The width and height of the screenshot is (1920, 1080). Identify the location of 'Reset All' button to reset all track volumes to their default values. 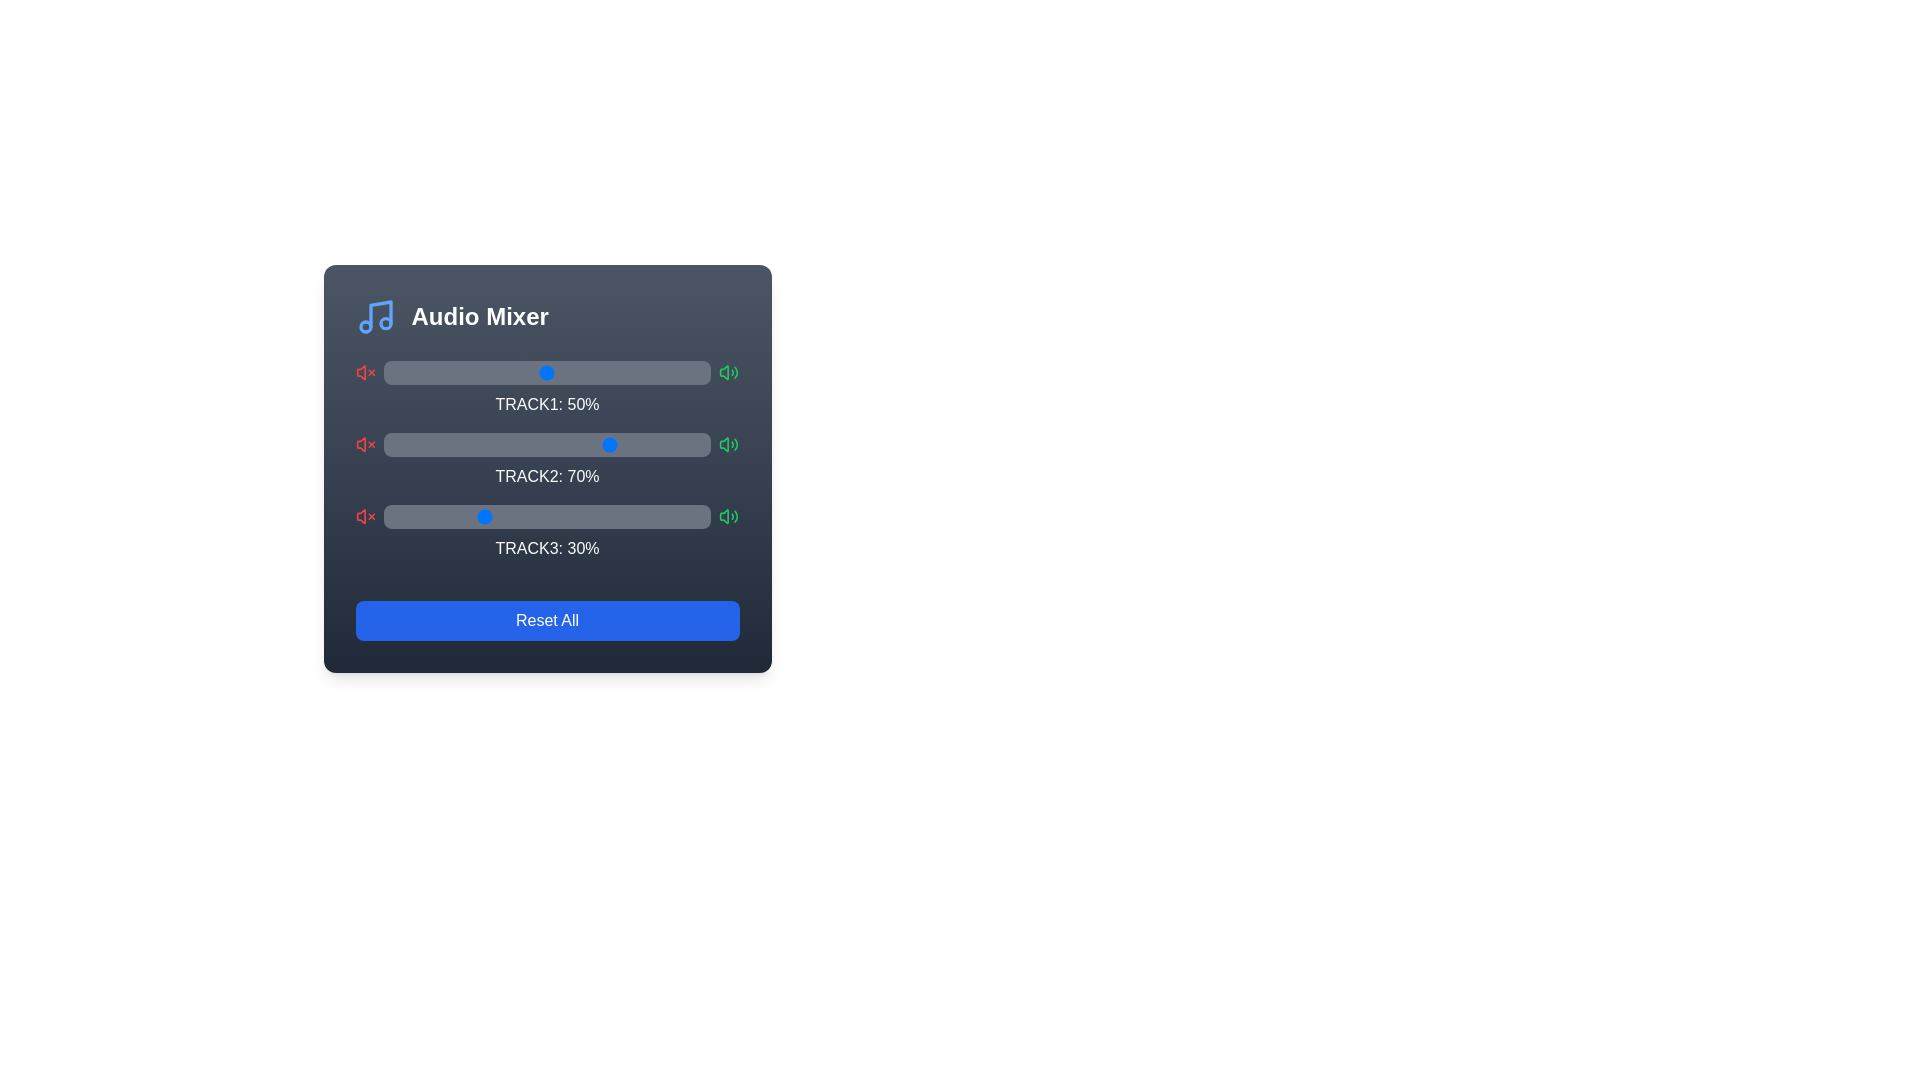
(547, 620).